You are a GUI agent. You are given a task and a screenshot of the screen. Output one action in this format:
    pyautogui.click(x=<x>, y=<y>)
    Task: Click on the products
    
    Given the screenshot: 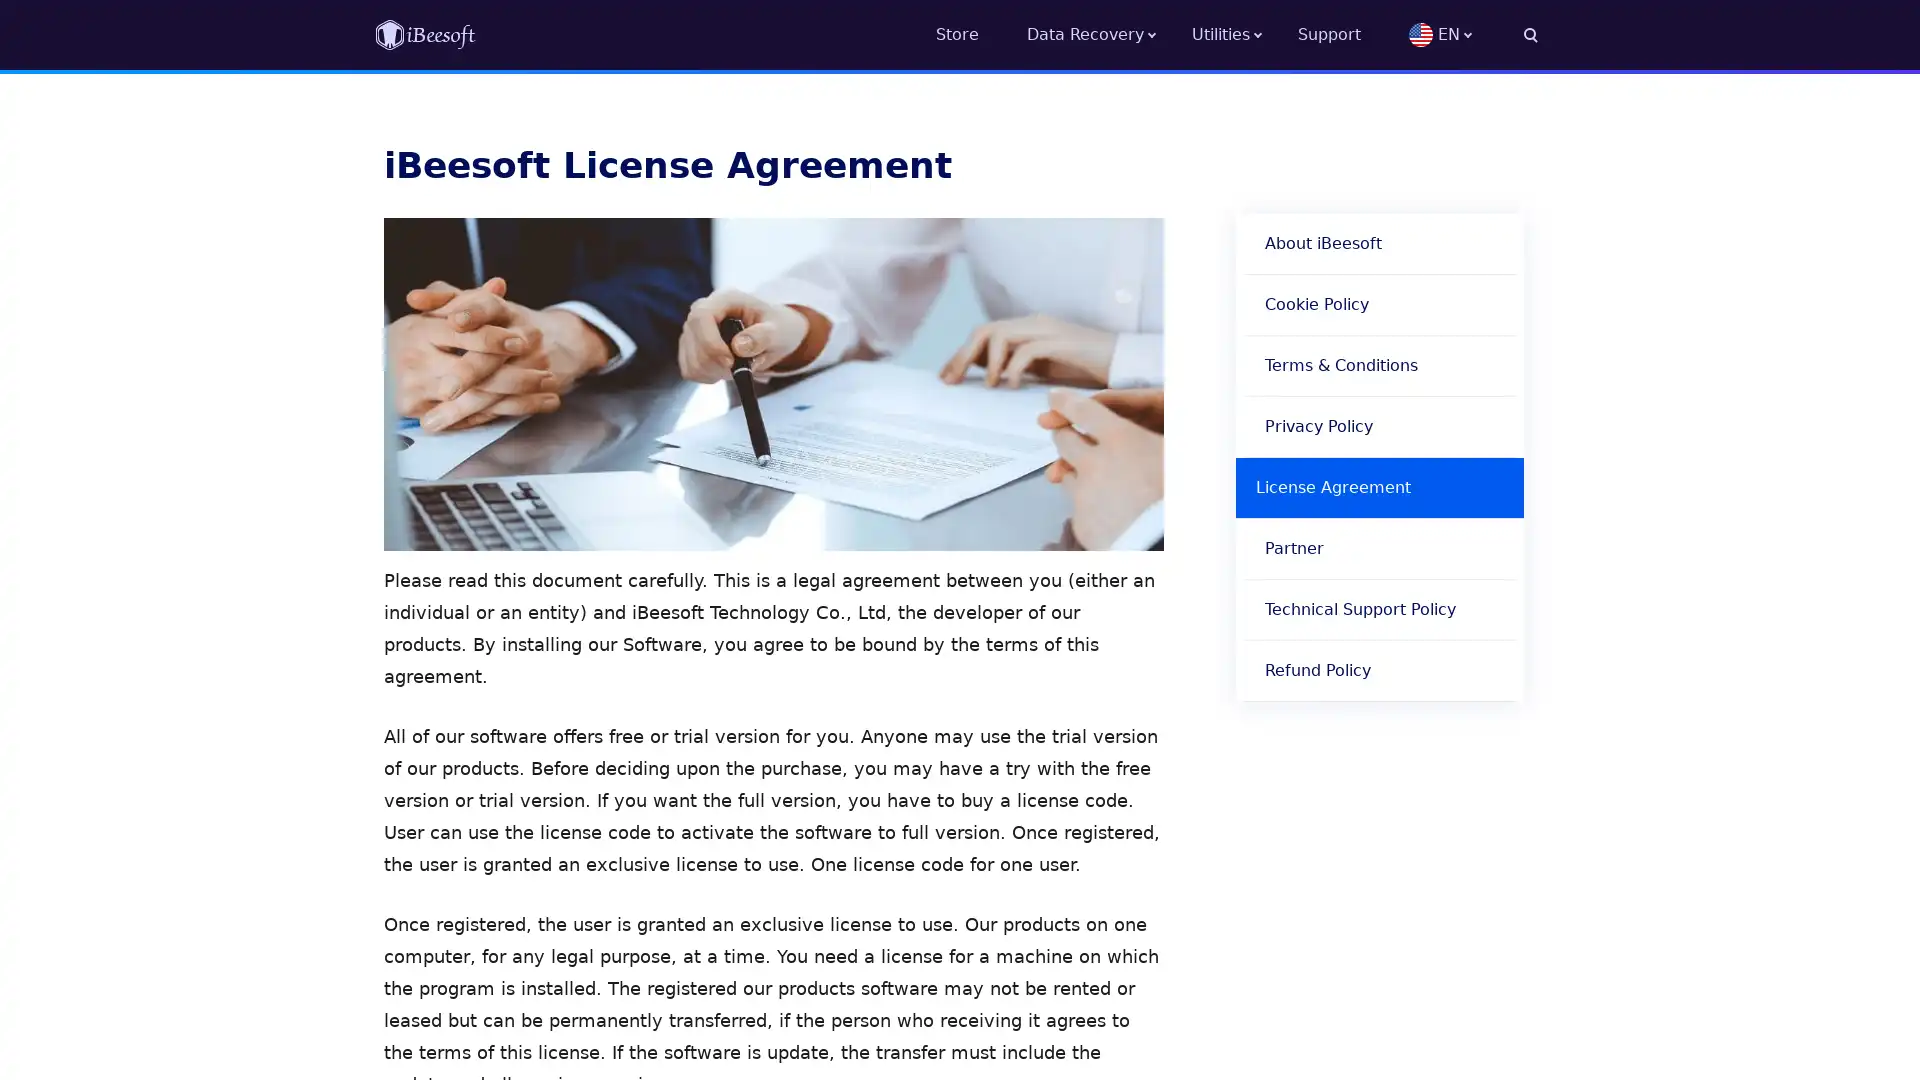 What is the action you would take?
    pyautogui.click(x=1108, y=34)
    